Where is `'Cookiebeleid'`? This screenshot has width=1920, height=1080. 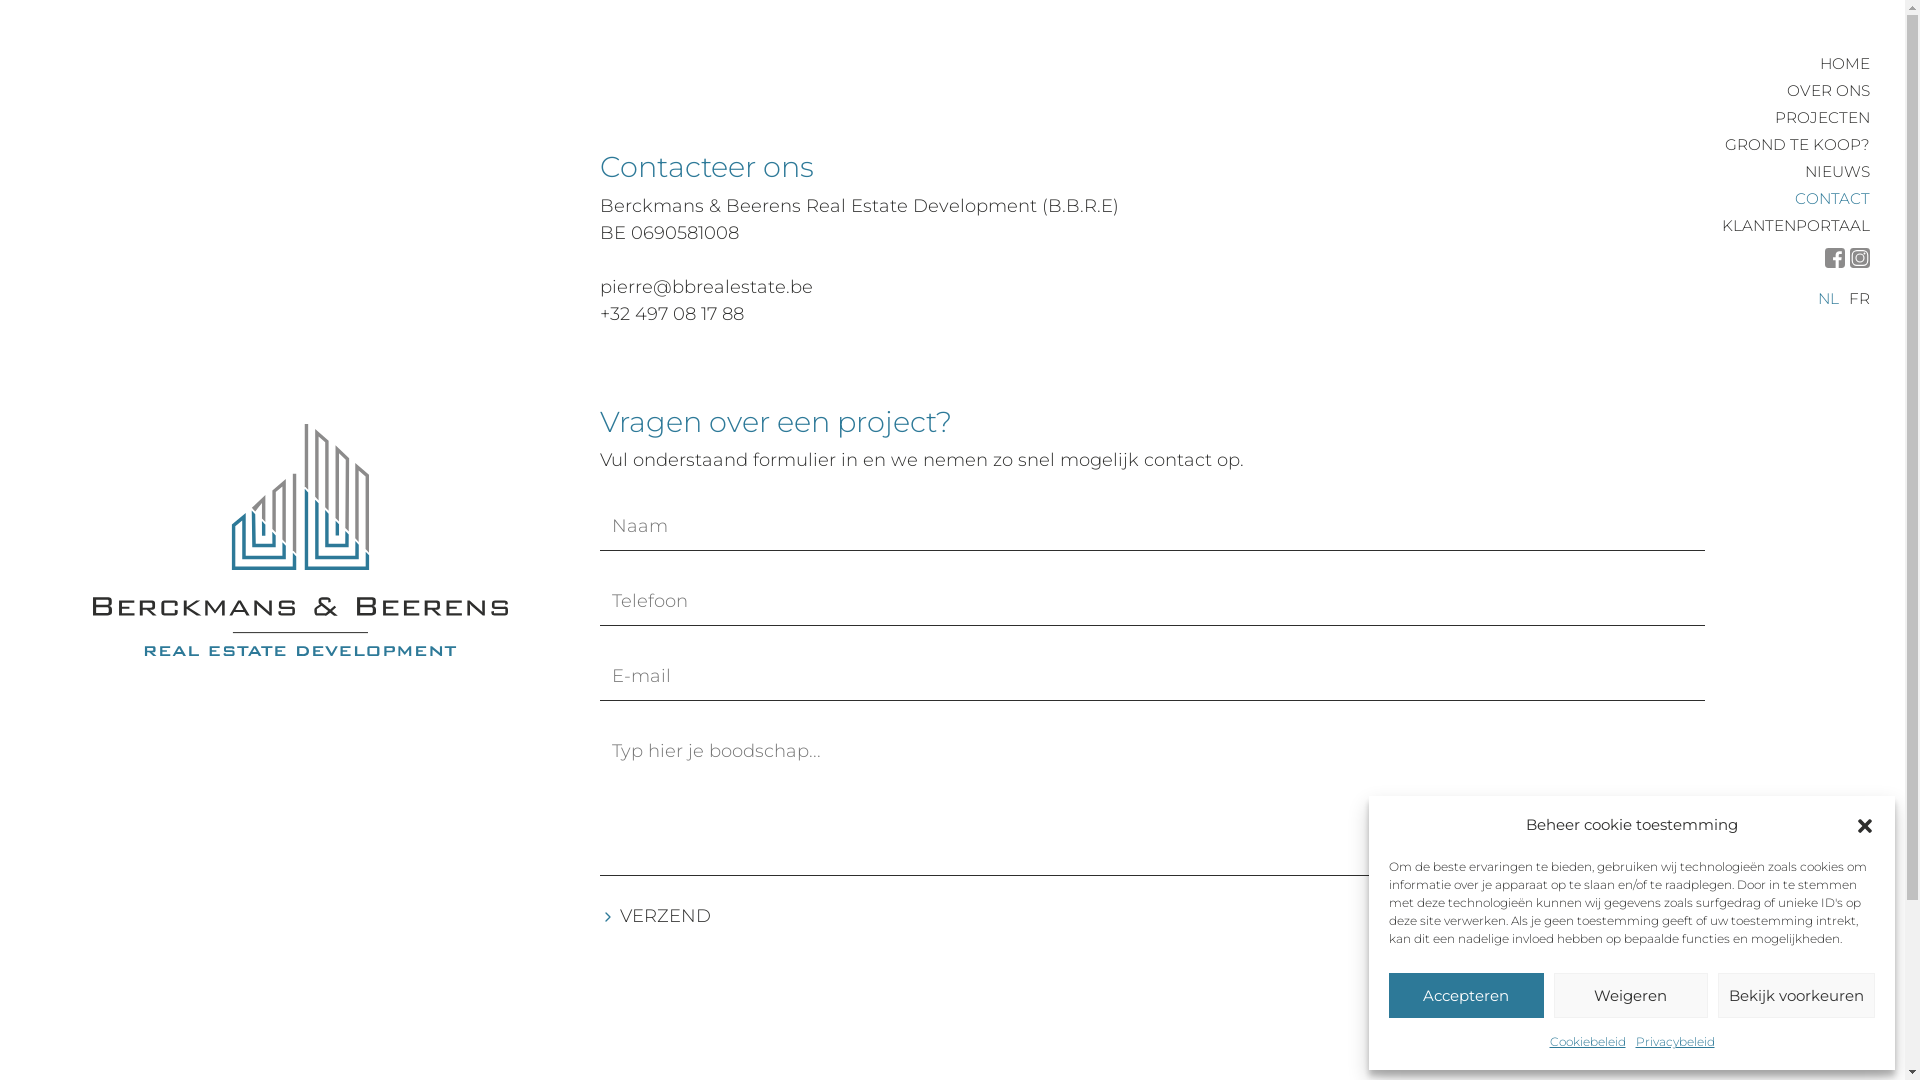 'Cookiebeleid' is located at coordinates (1549, 1040).